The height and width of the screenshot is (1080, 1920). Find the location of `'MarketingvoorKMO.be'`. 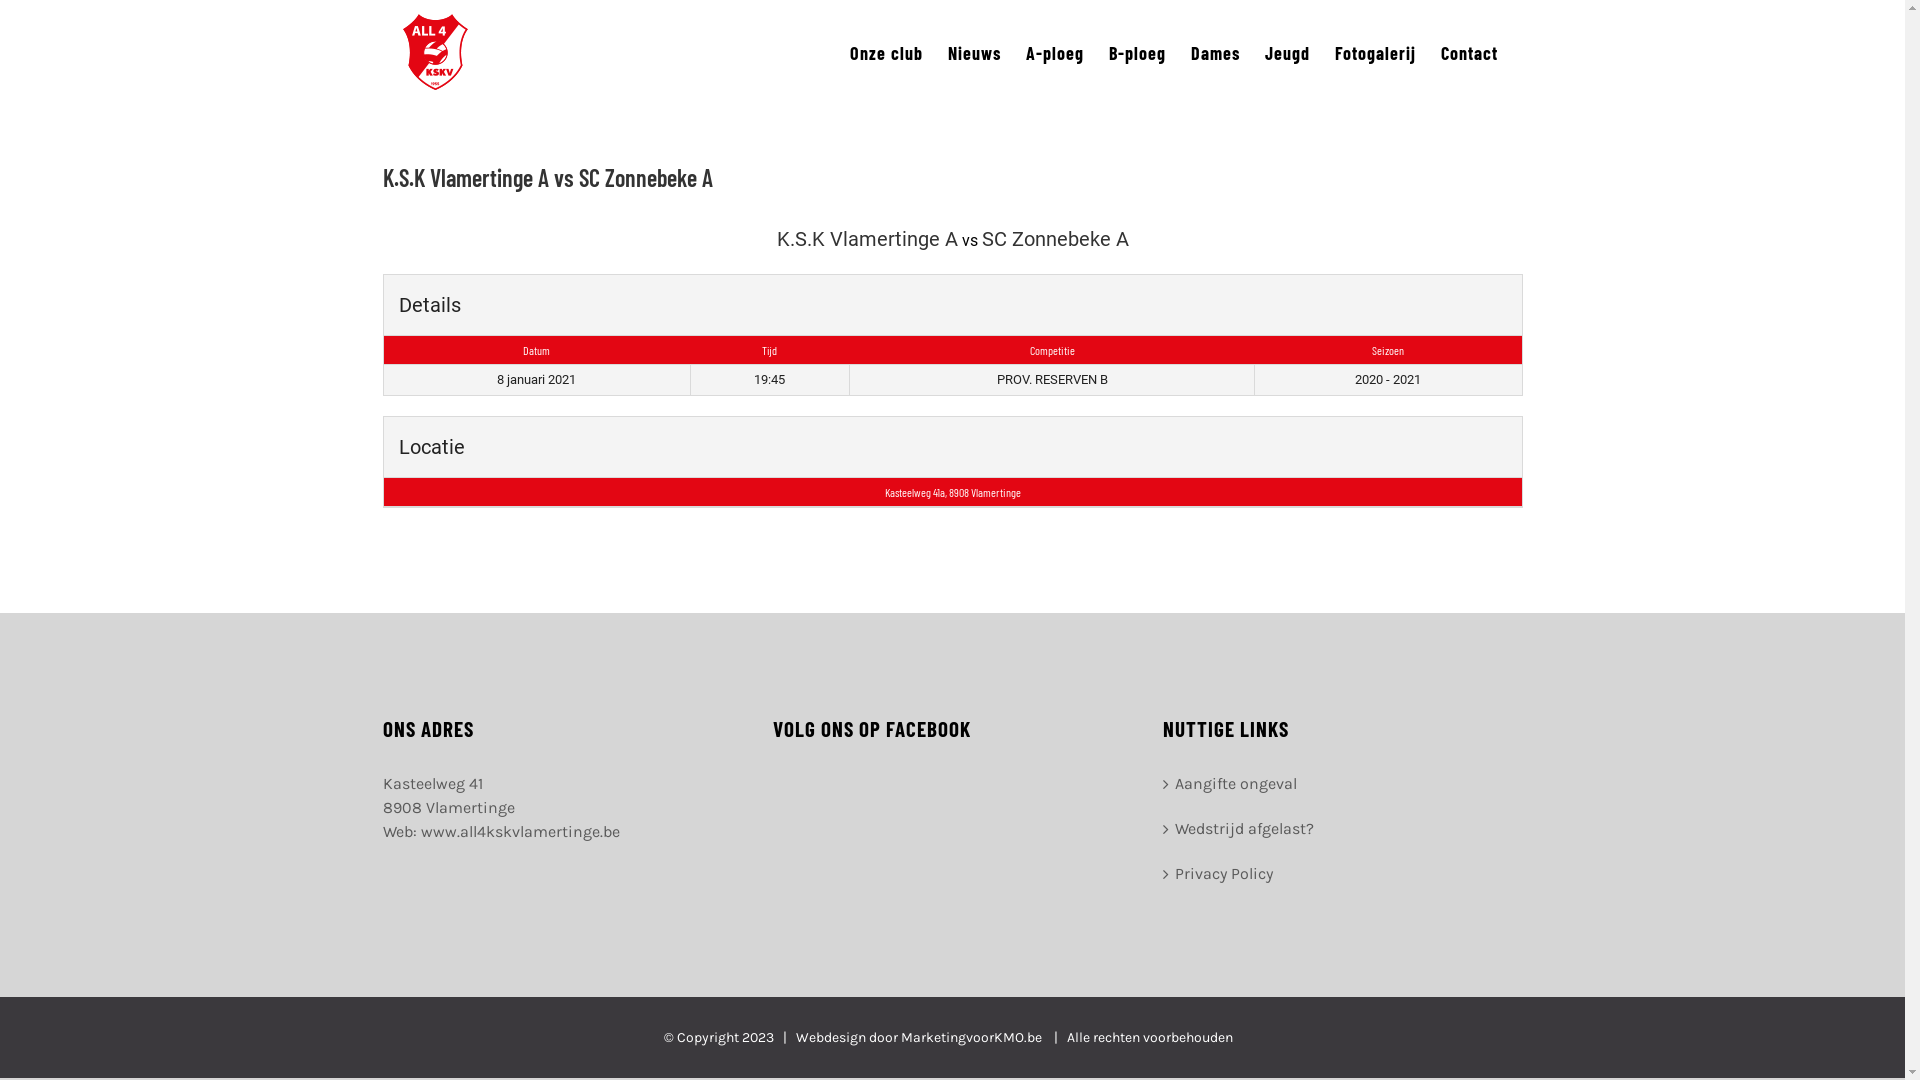

'MarketingvoorKMO.be' is located at coordinates (970, 1036).